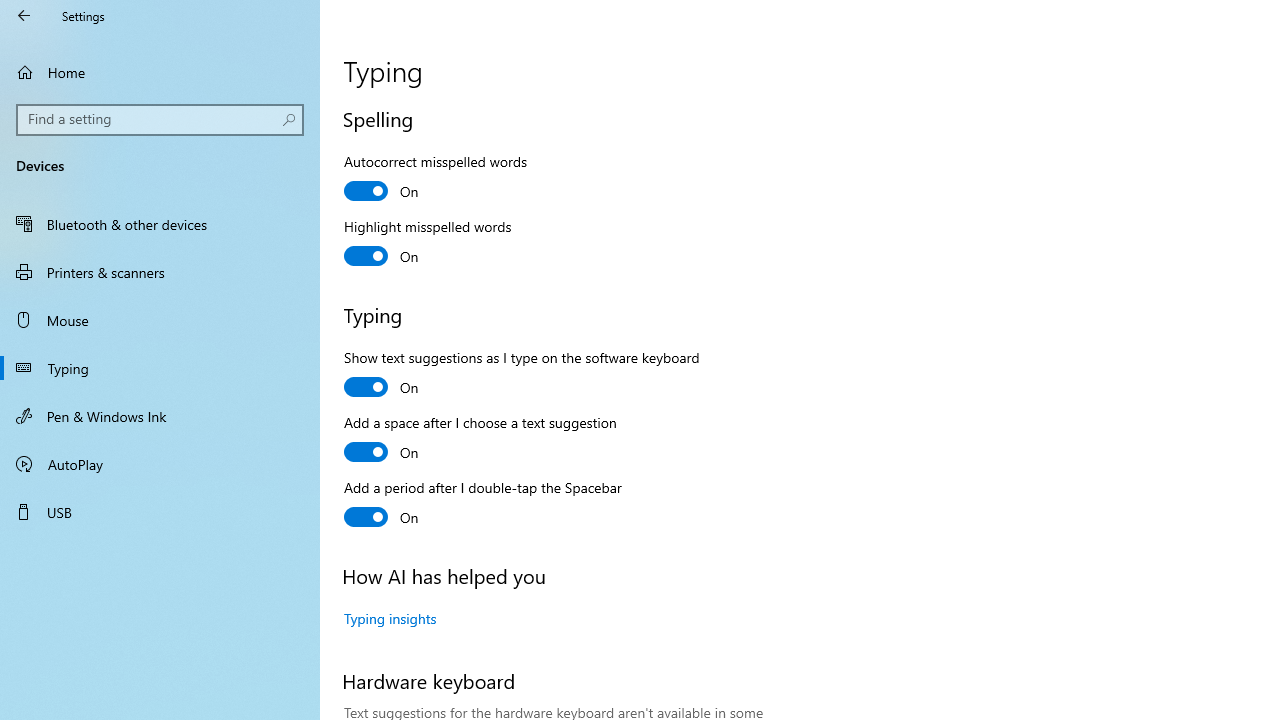 This screenshot has height=720, width=1280. I want to click on 'Pen & Windows Ink', so click(160, 414).